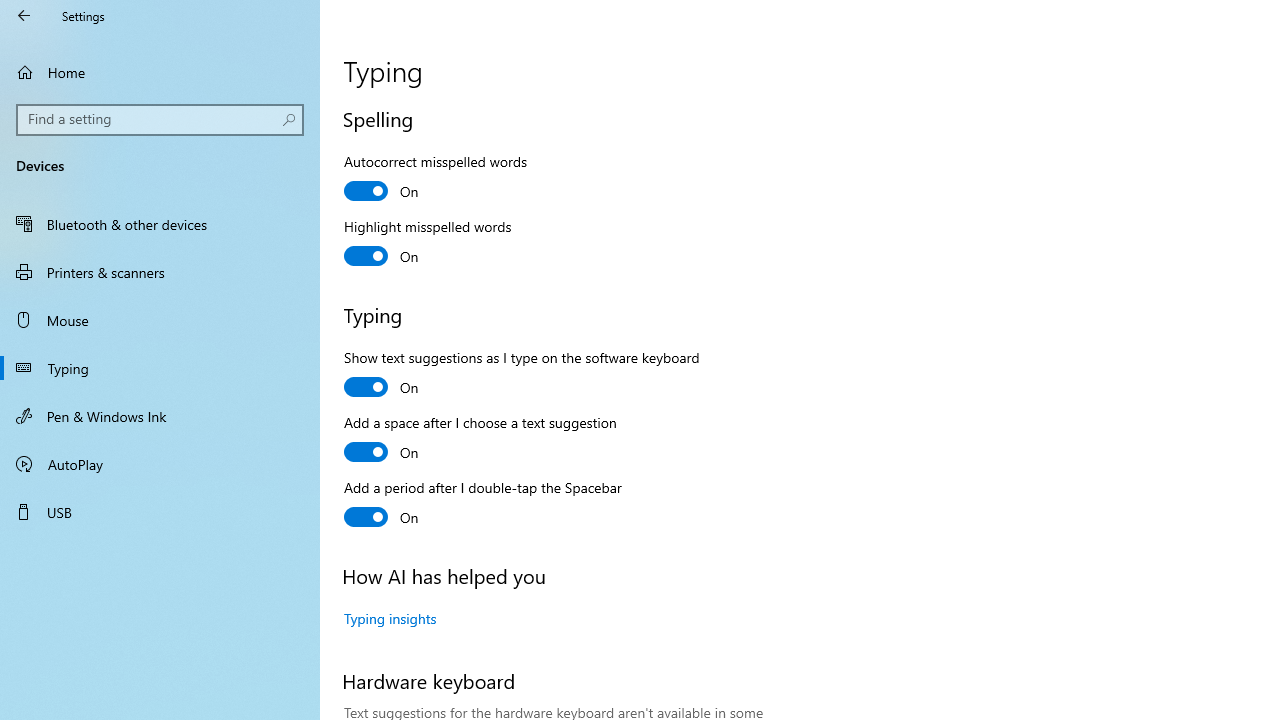 This screenshot has height=720, width=1280. I want to click on 'Pen & Windows Ink', so click(160, 414).